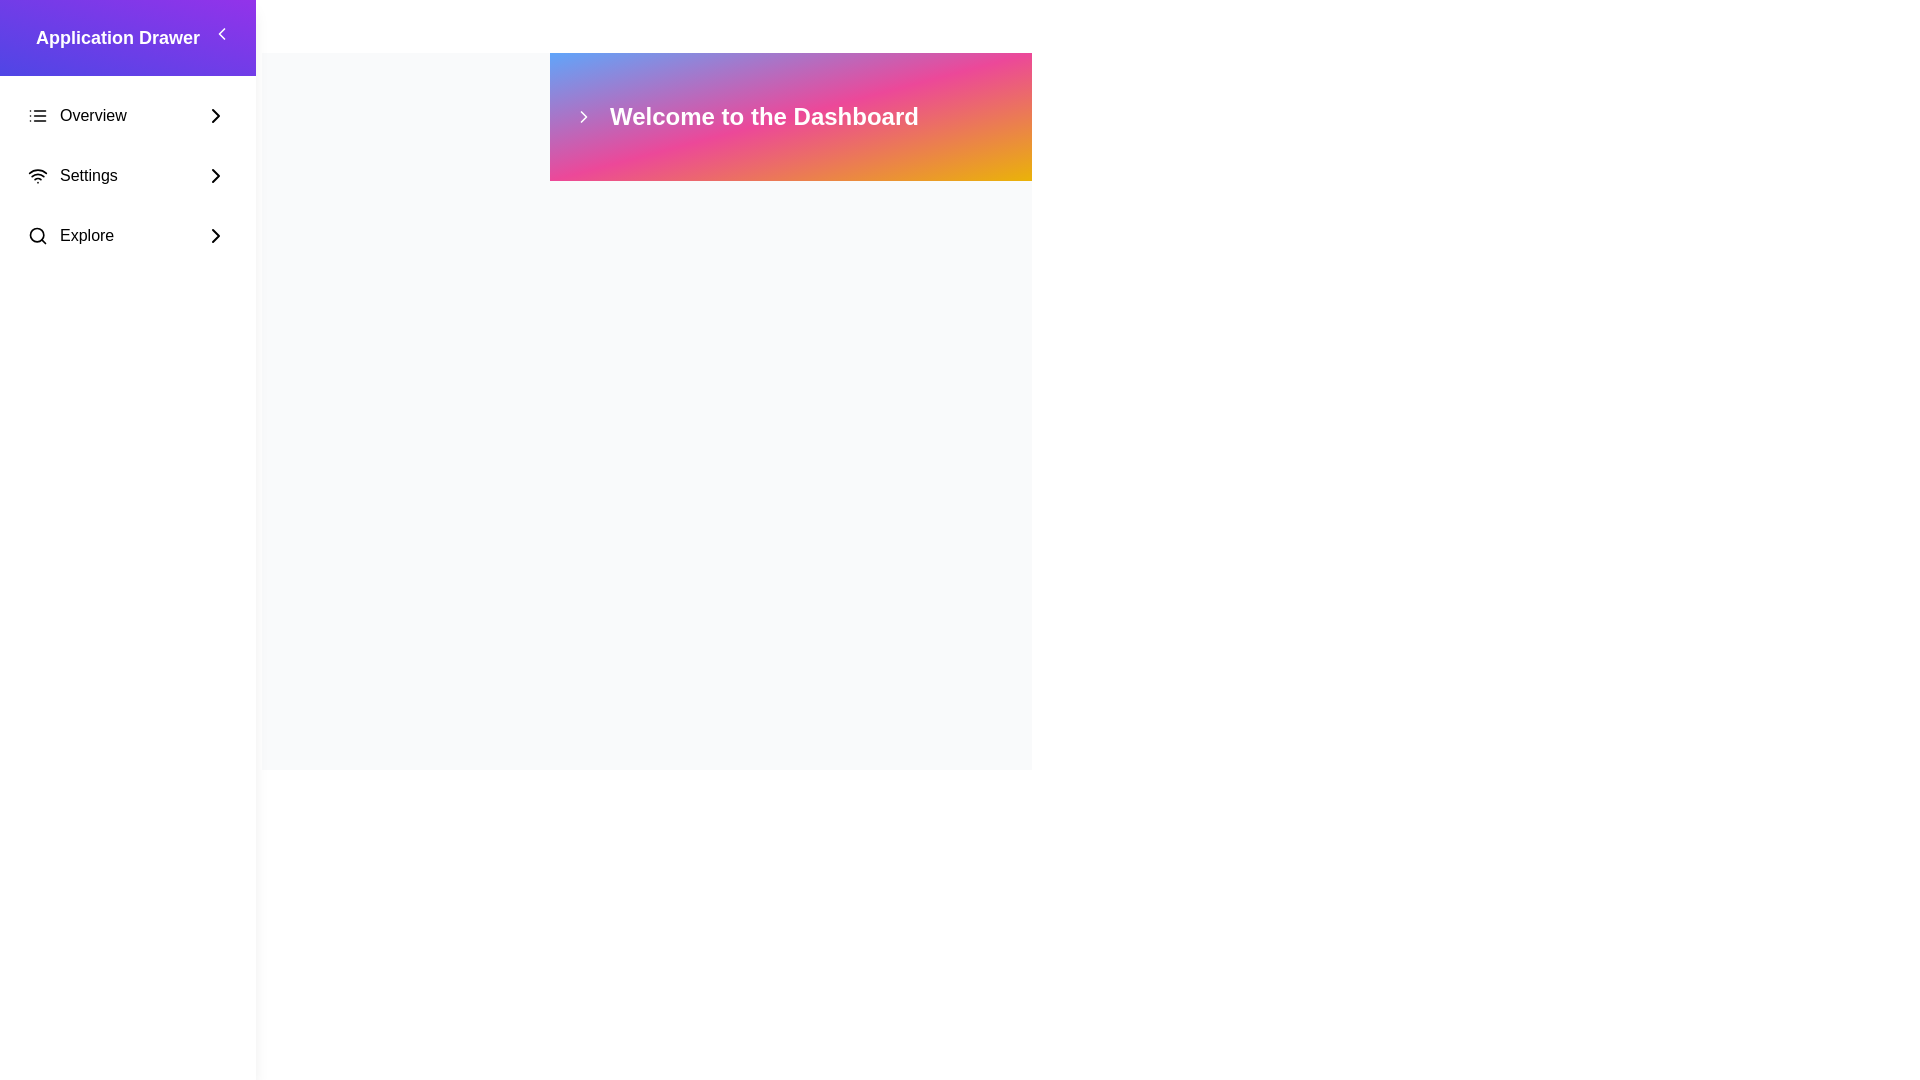 This screenshot has width=1920, height=1080. What do you see at coordinates (38, 234) in the screenshot?
I see `the 'Explore' icon, which visually represents the search or discovery functionality, located to the left of the text label 'Explore'` at bounding box center [38, 234].